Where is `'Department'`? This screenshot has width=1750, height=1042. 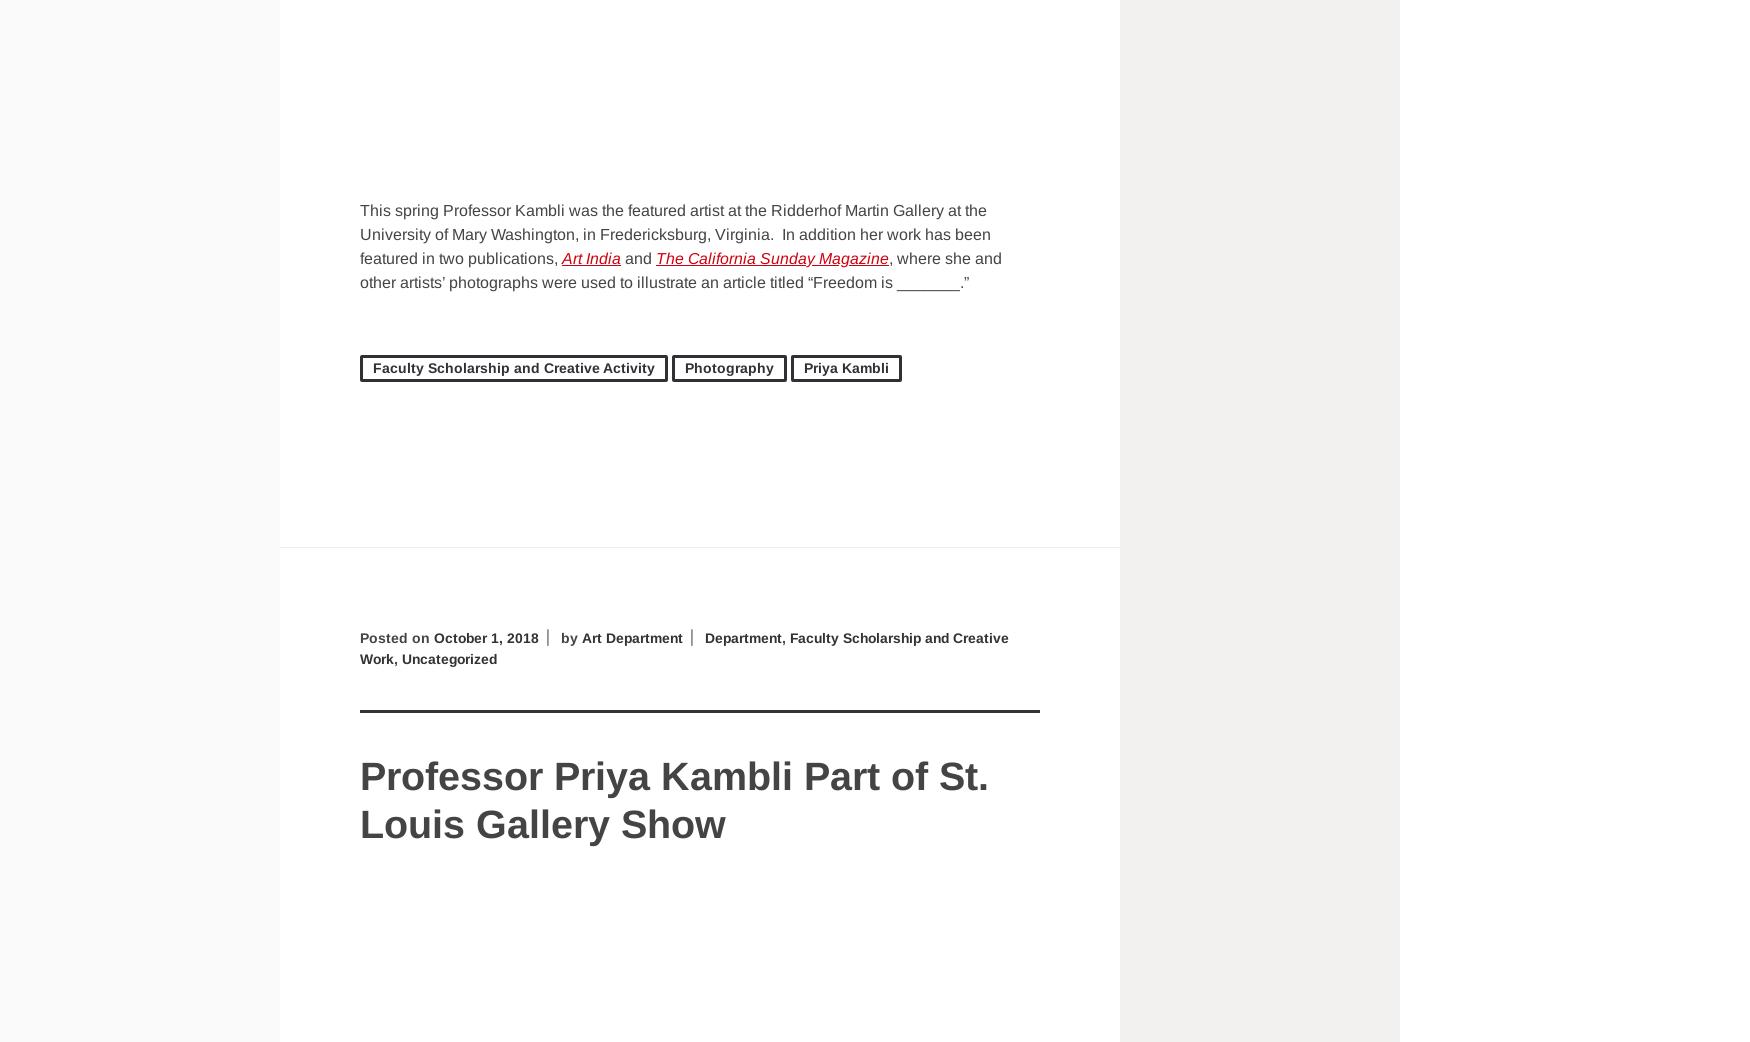
'Department' is located at coordinates (747, 636).